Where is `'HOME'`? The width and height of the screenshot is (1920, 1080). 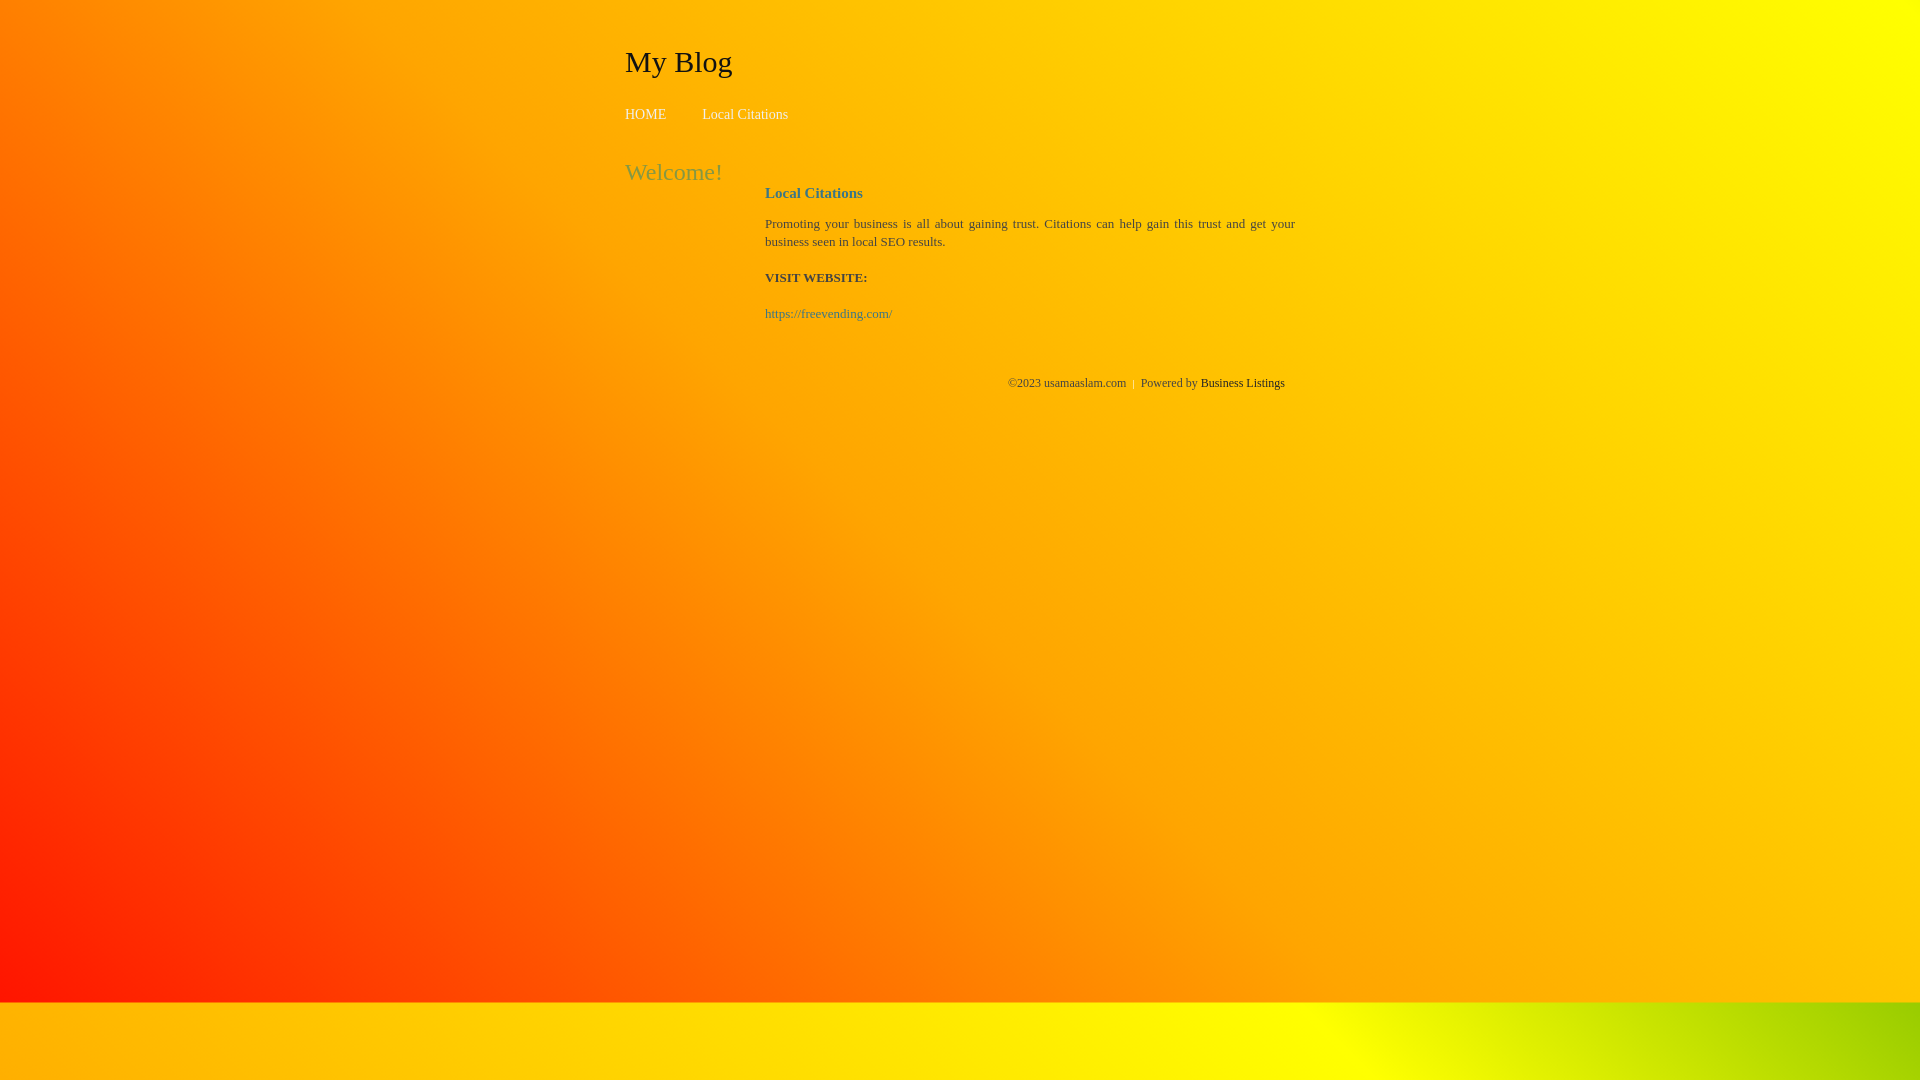 'HOME' is located at coordinates (645, 114).